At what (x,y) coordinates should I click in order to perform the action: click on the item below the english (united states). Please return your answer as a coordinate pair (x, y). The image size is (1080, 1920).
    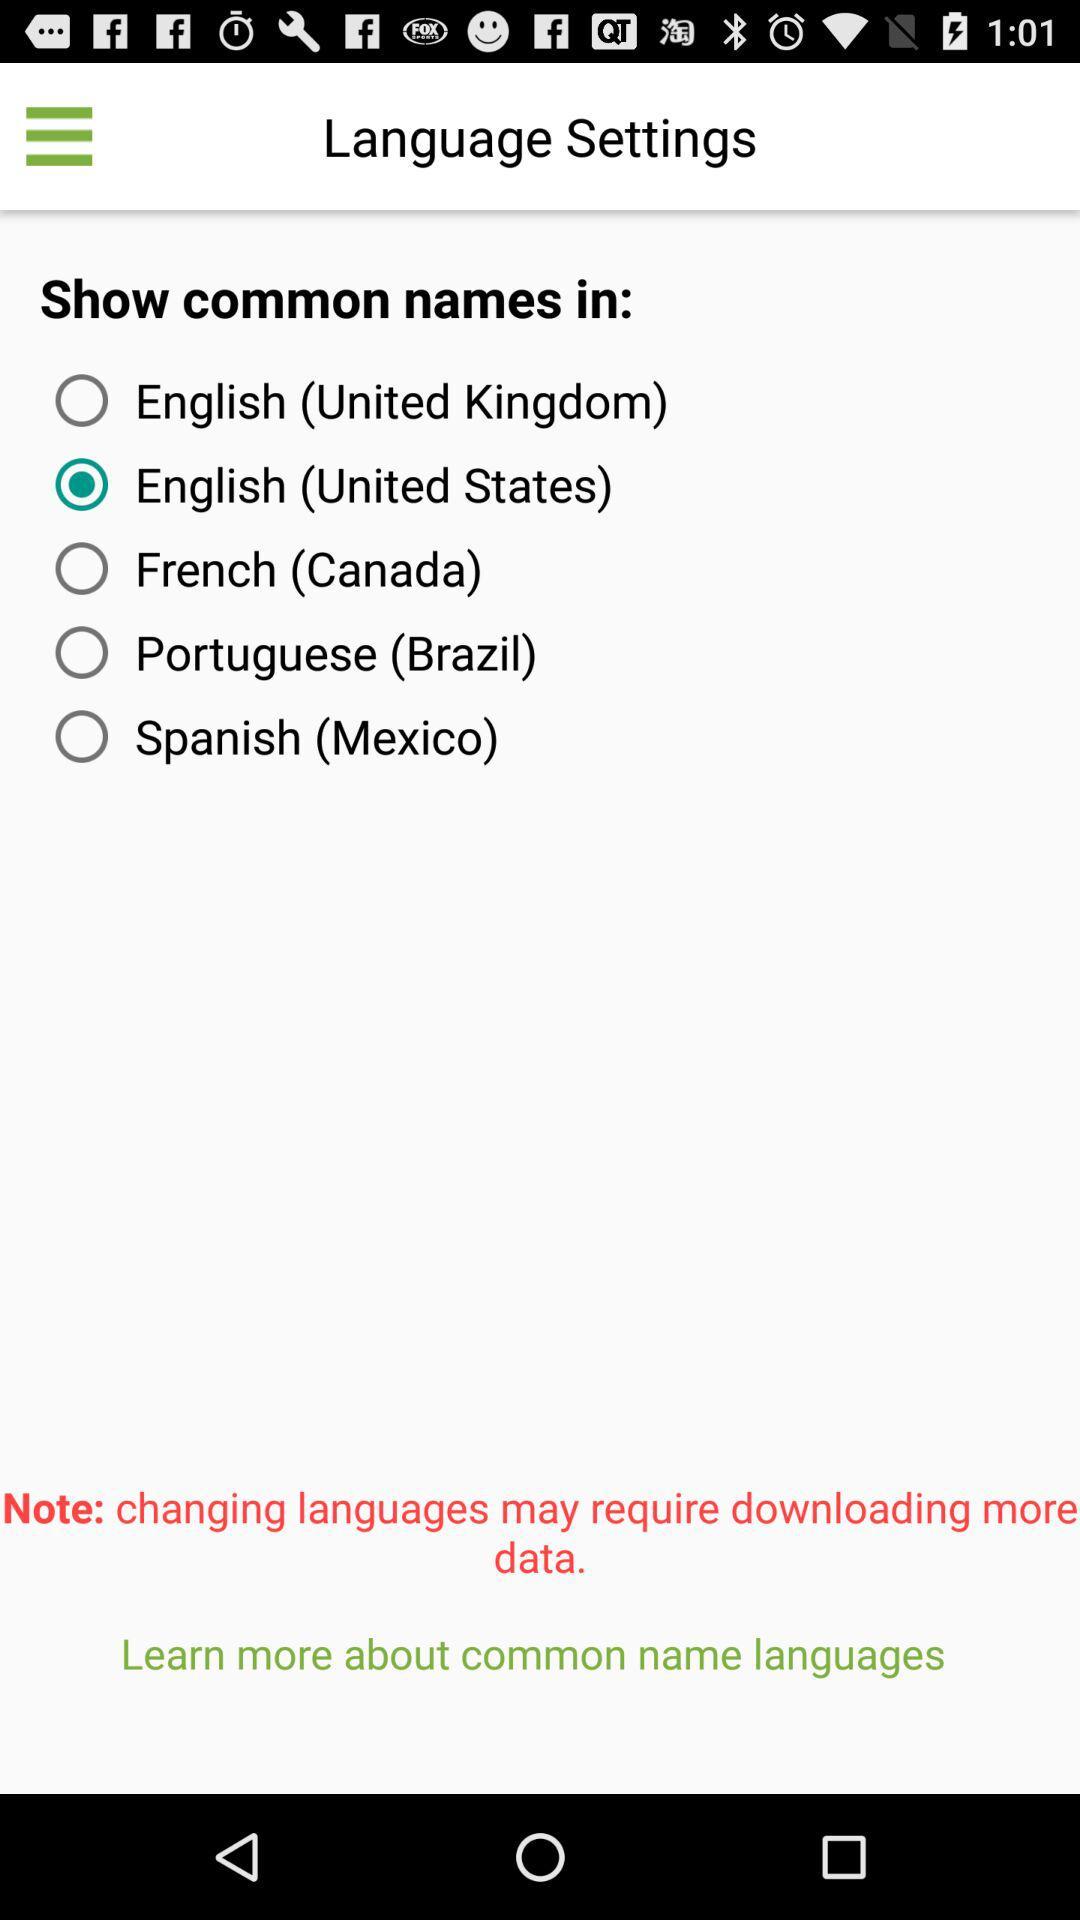
    Looking at the image, I should click on (264, 567).